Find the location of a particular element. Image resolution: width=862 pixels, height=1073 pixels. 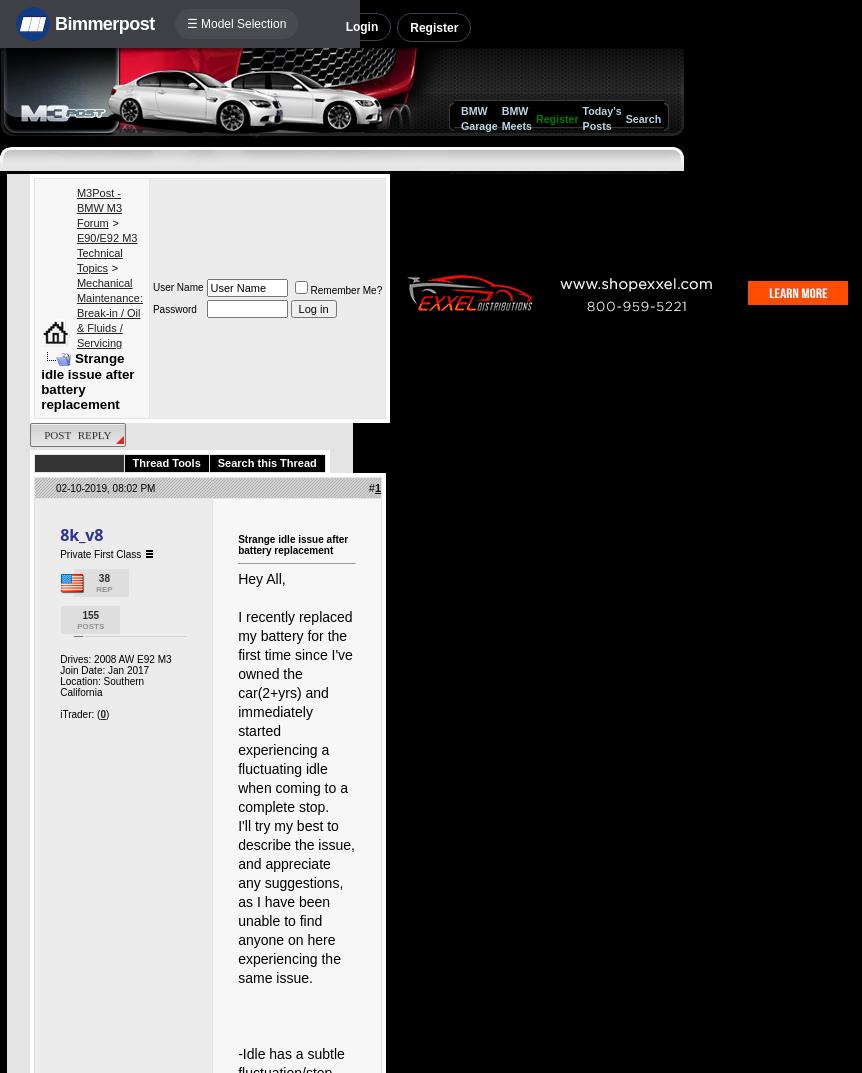

'X5.X6' is located at coordinates (250, 781).